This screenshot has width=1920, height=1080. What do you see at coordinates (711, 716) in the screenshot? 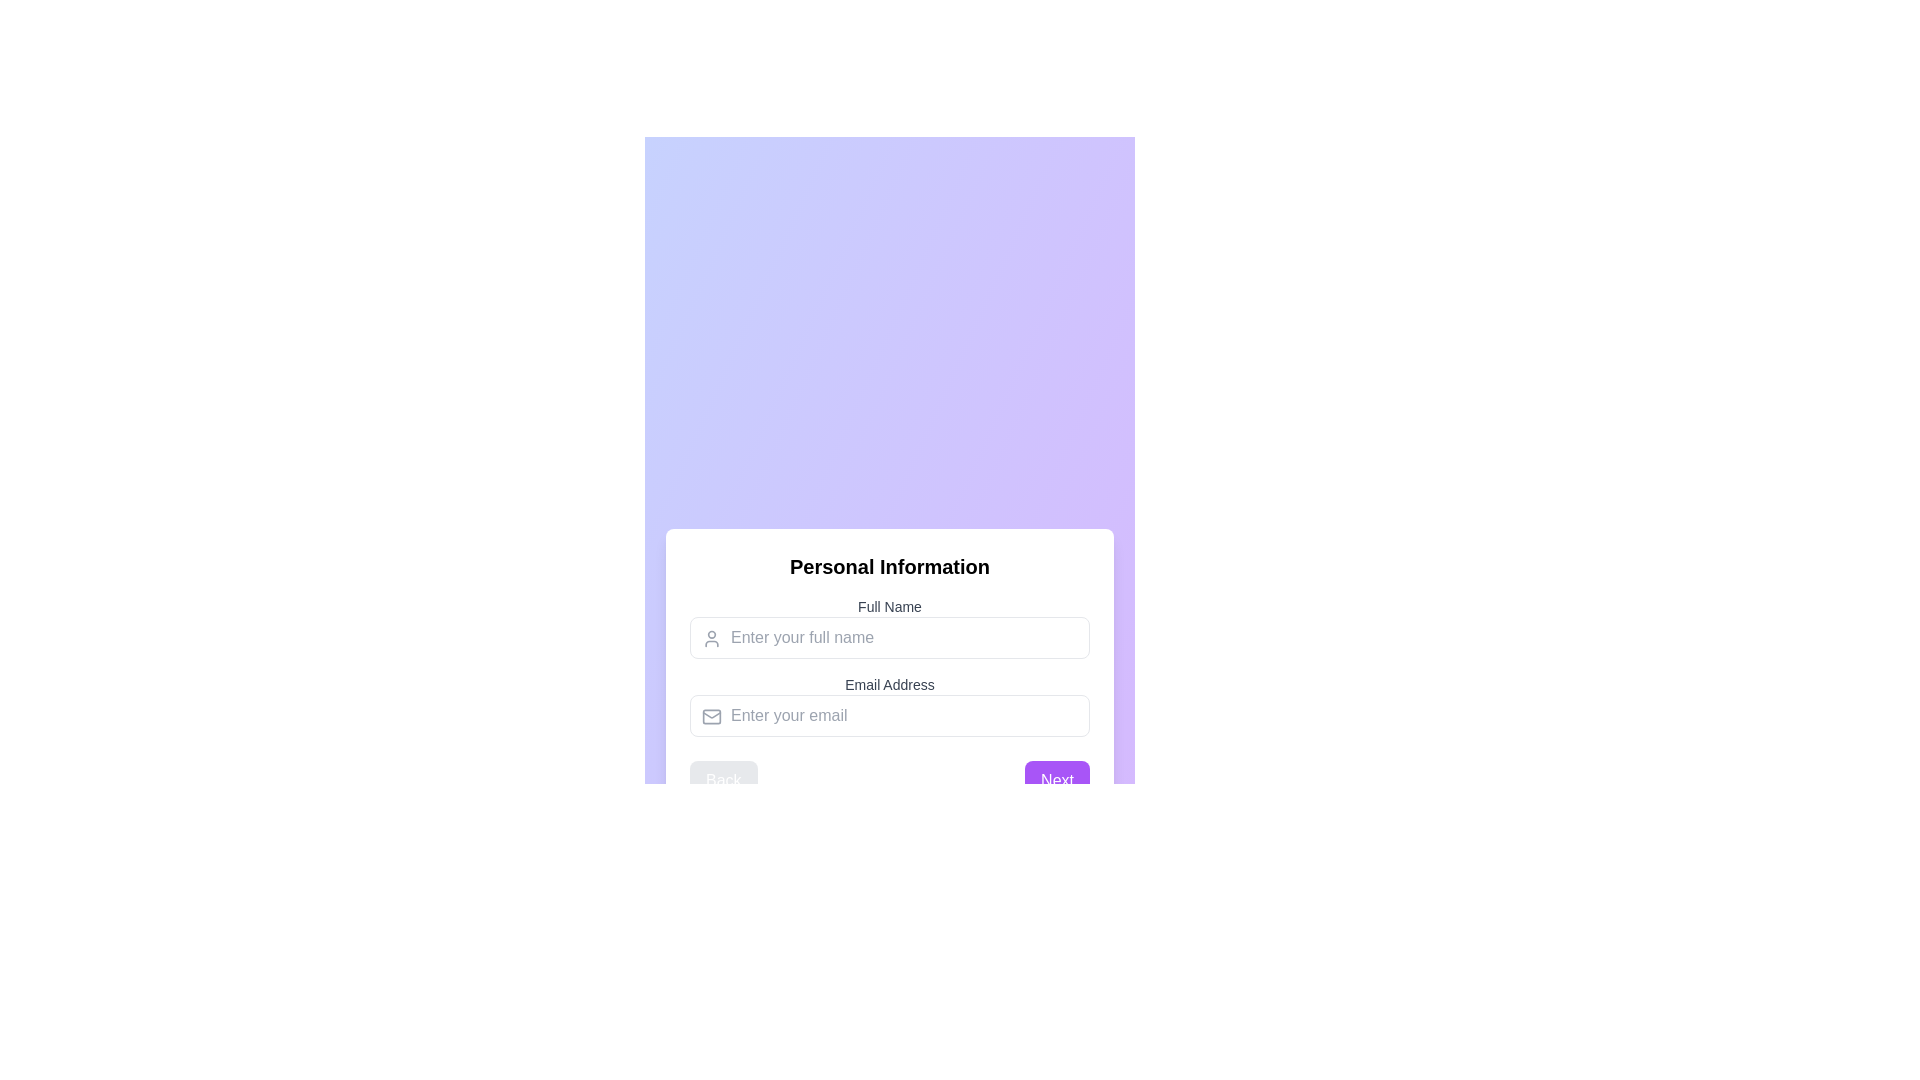
I see `the rectangular envelope icon that is part of the mail SVG component, located in the lower section of the 'Email Address' input field` at bounding box center [711, 716].